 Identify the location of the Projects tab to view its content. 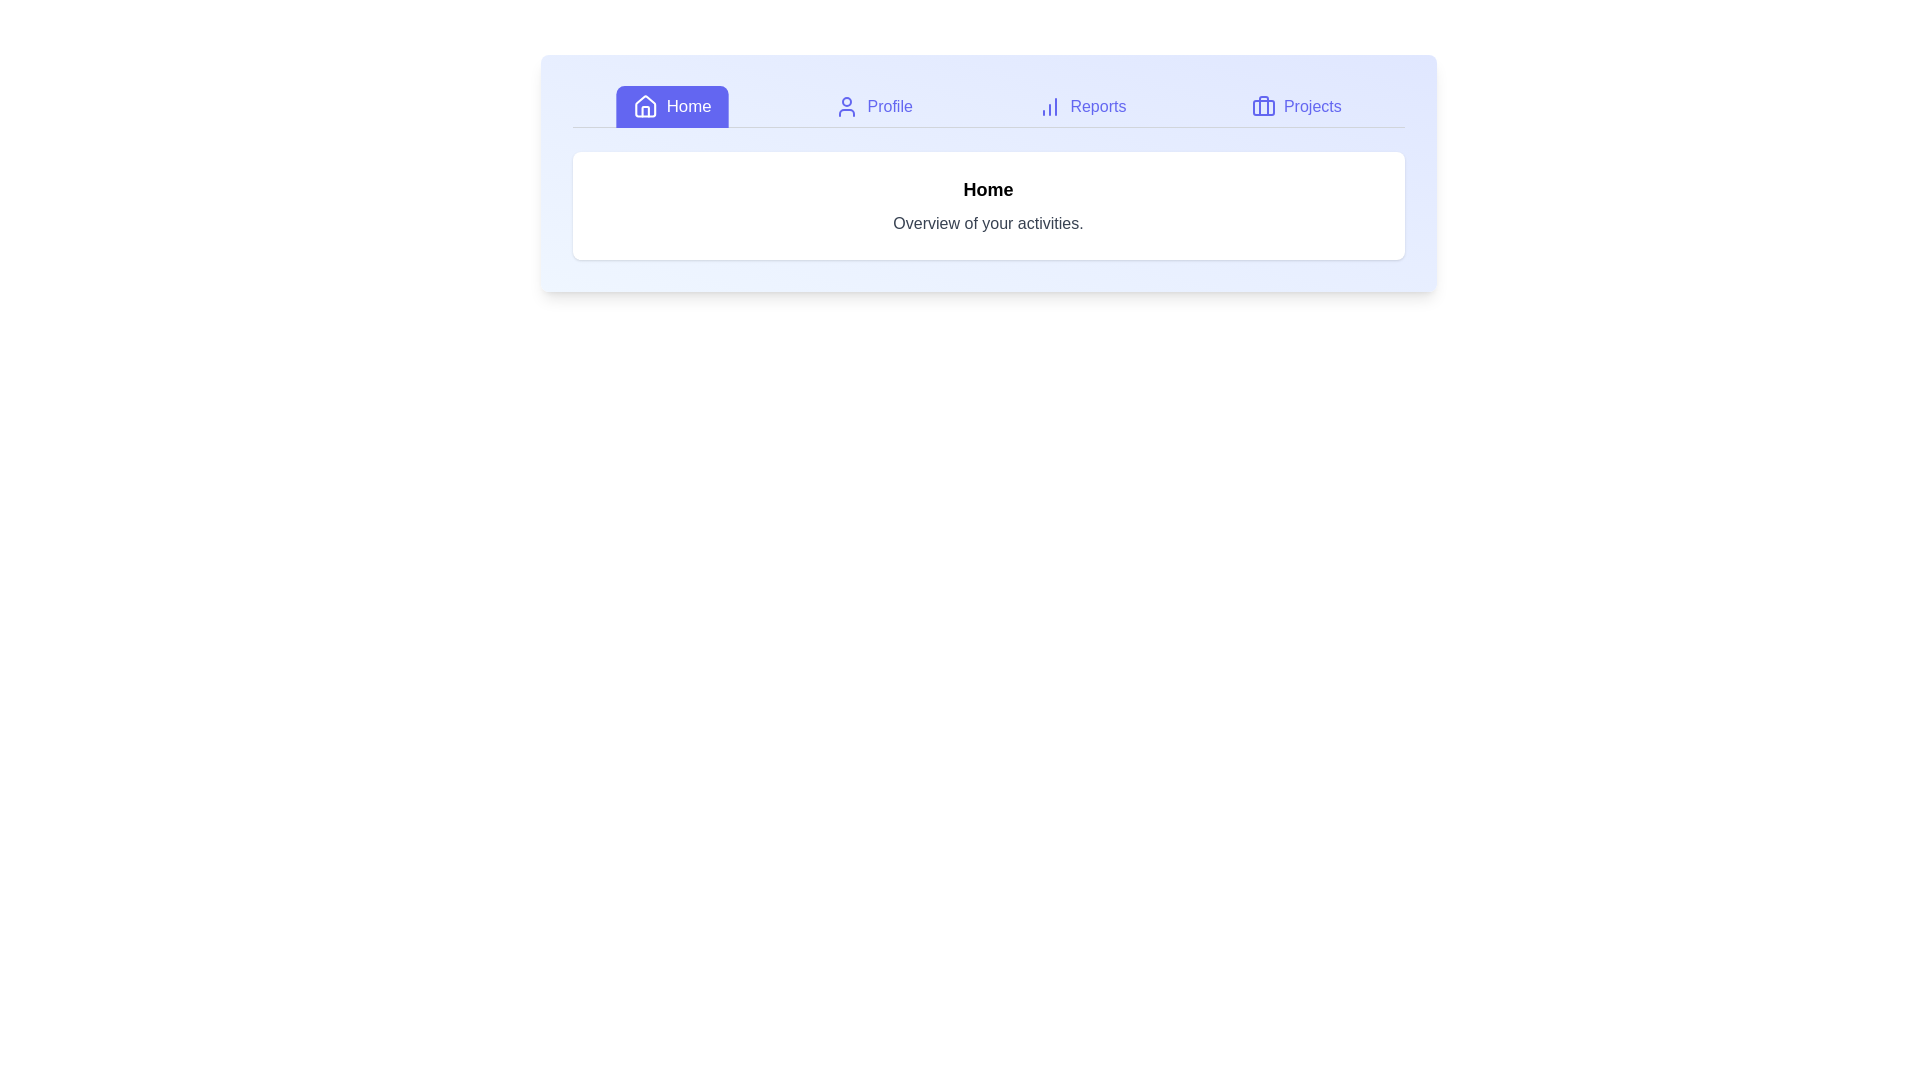
(1296, 107).